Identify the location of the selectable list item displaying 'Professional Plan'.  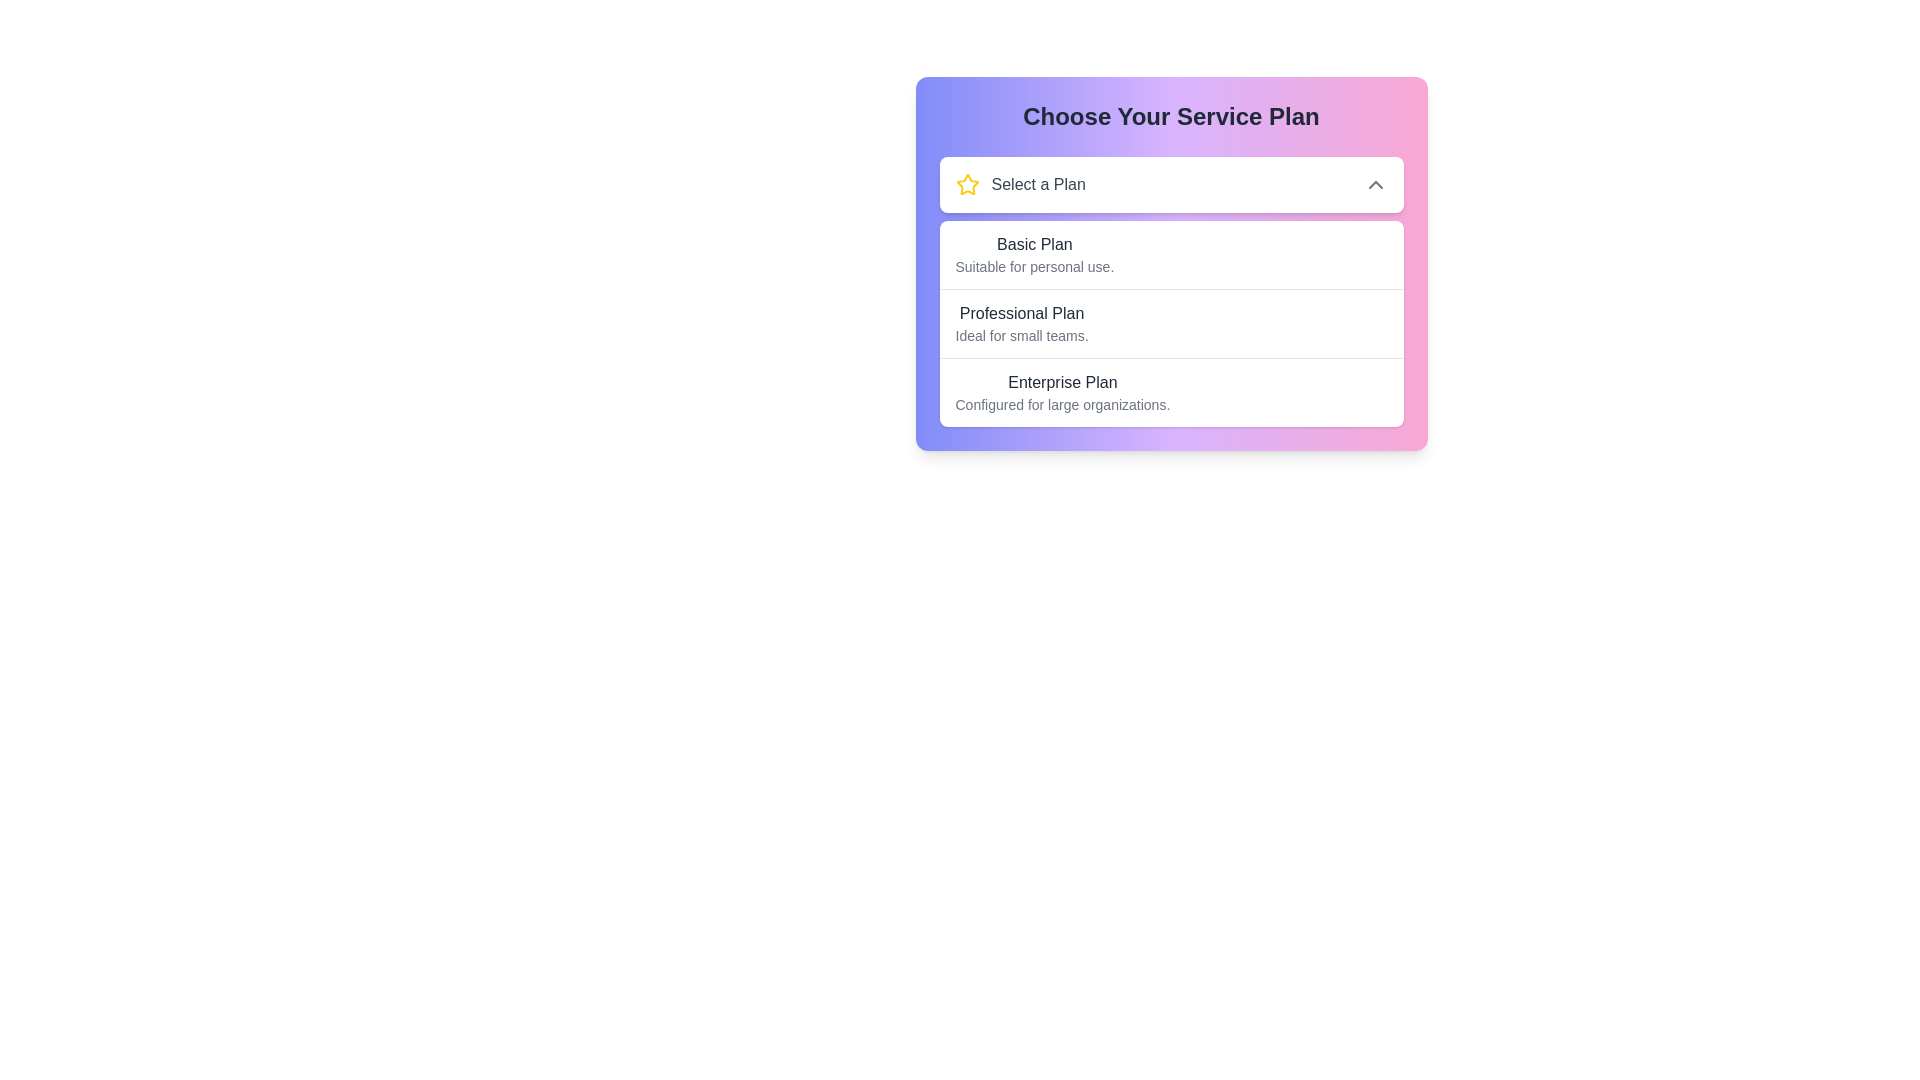
(1171, 322).